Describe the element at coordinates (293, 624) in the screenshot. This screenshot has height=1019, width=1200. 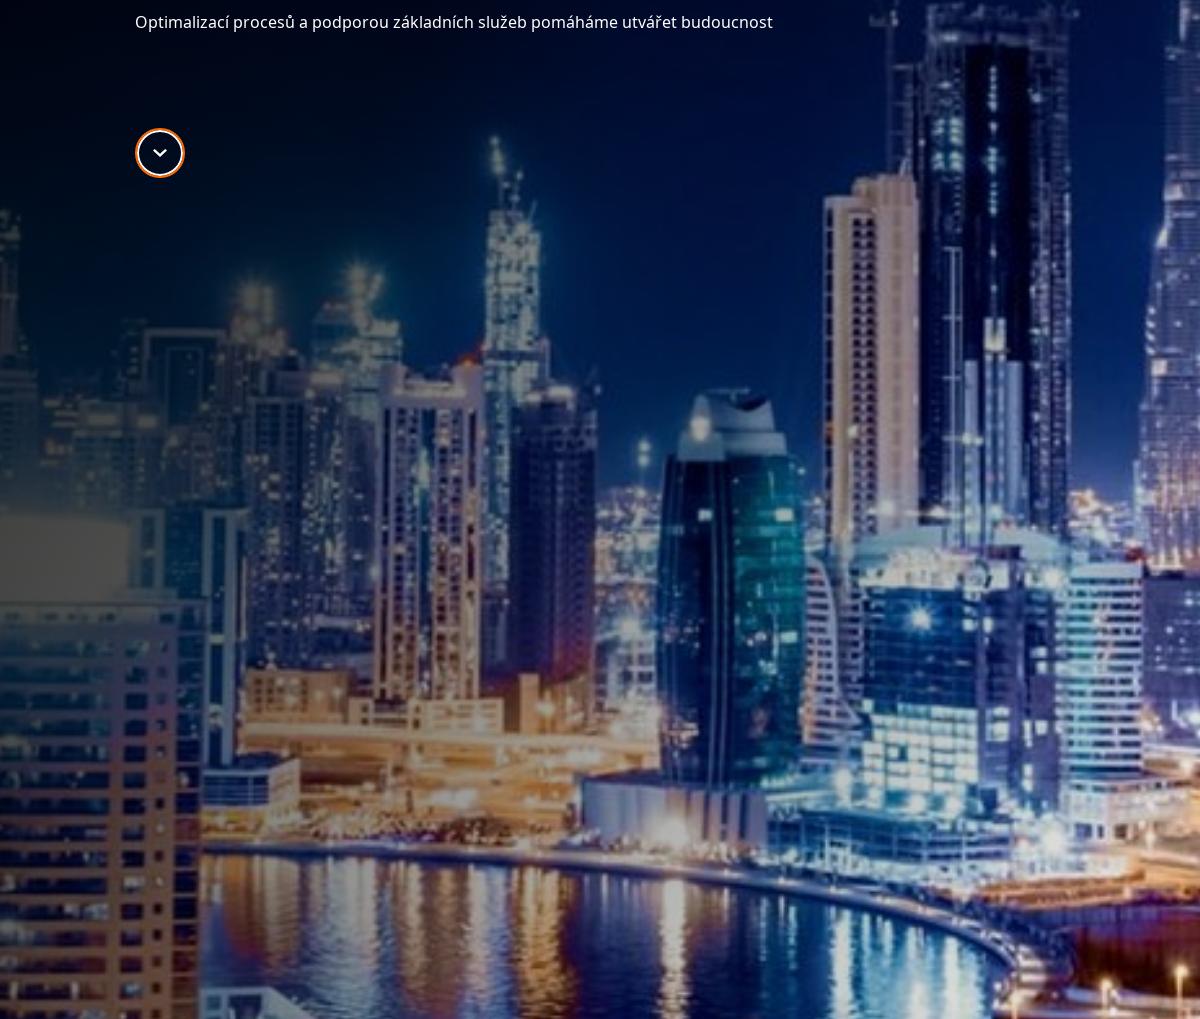
I see `'O této stránce'` at that location.